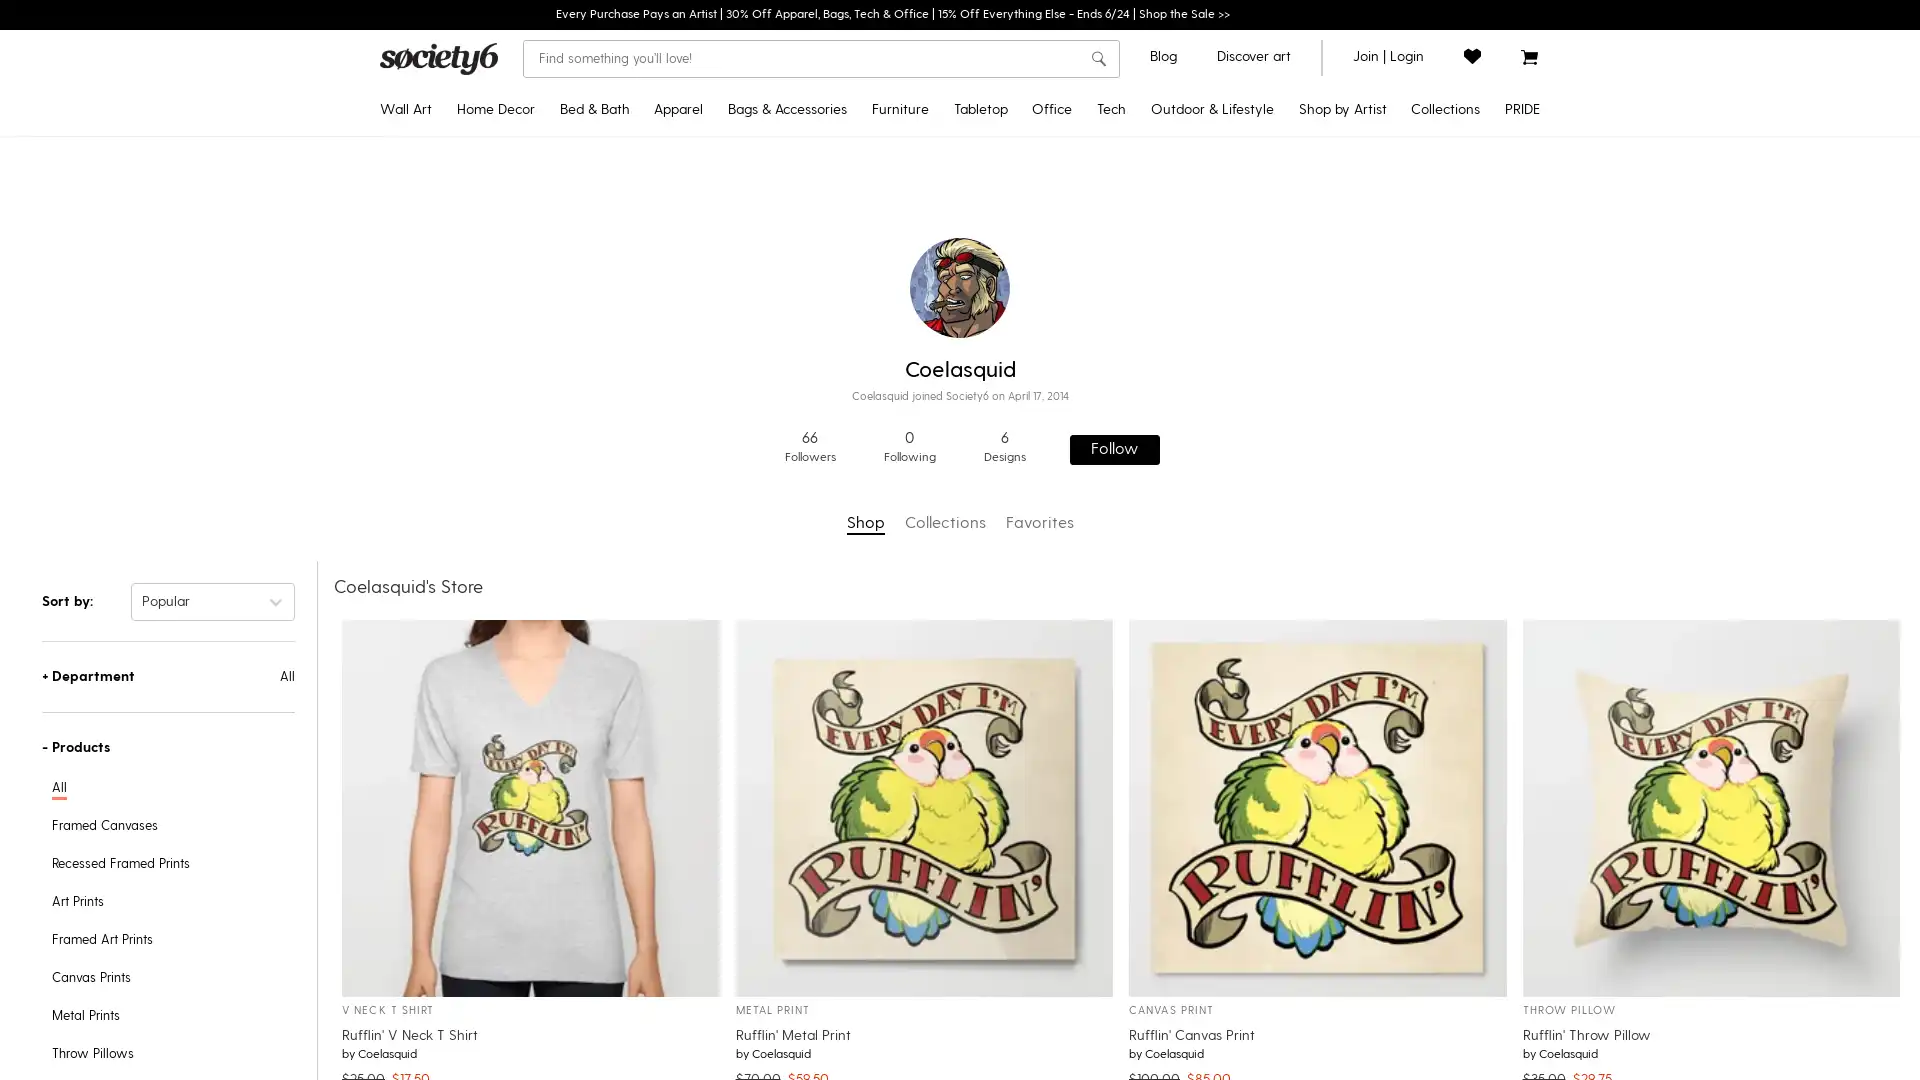  I want to click on Laptop Stickers, so click(1101, 483).